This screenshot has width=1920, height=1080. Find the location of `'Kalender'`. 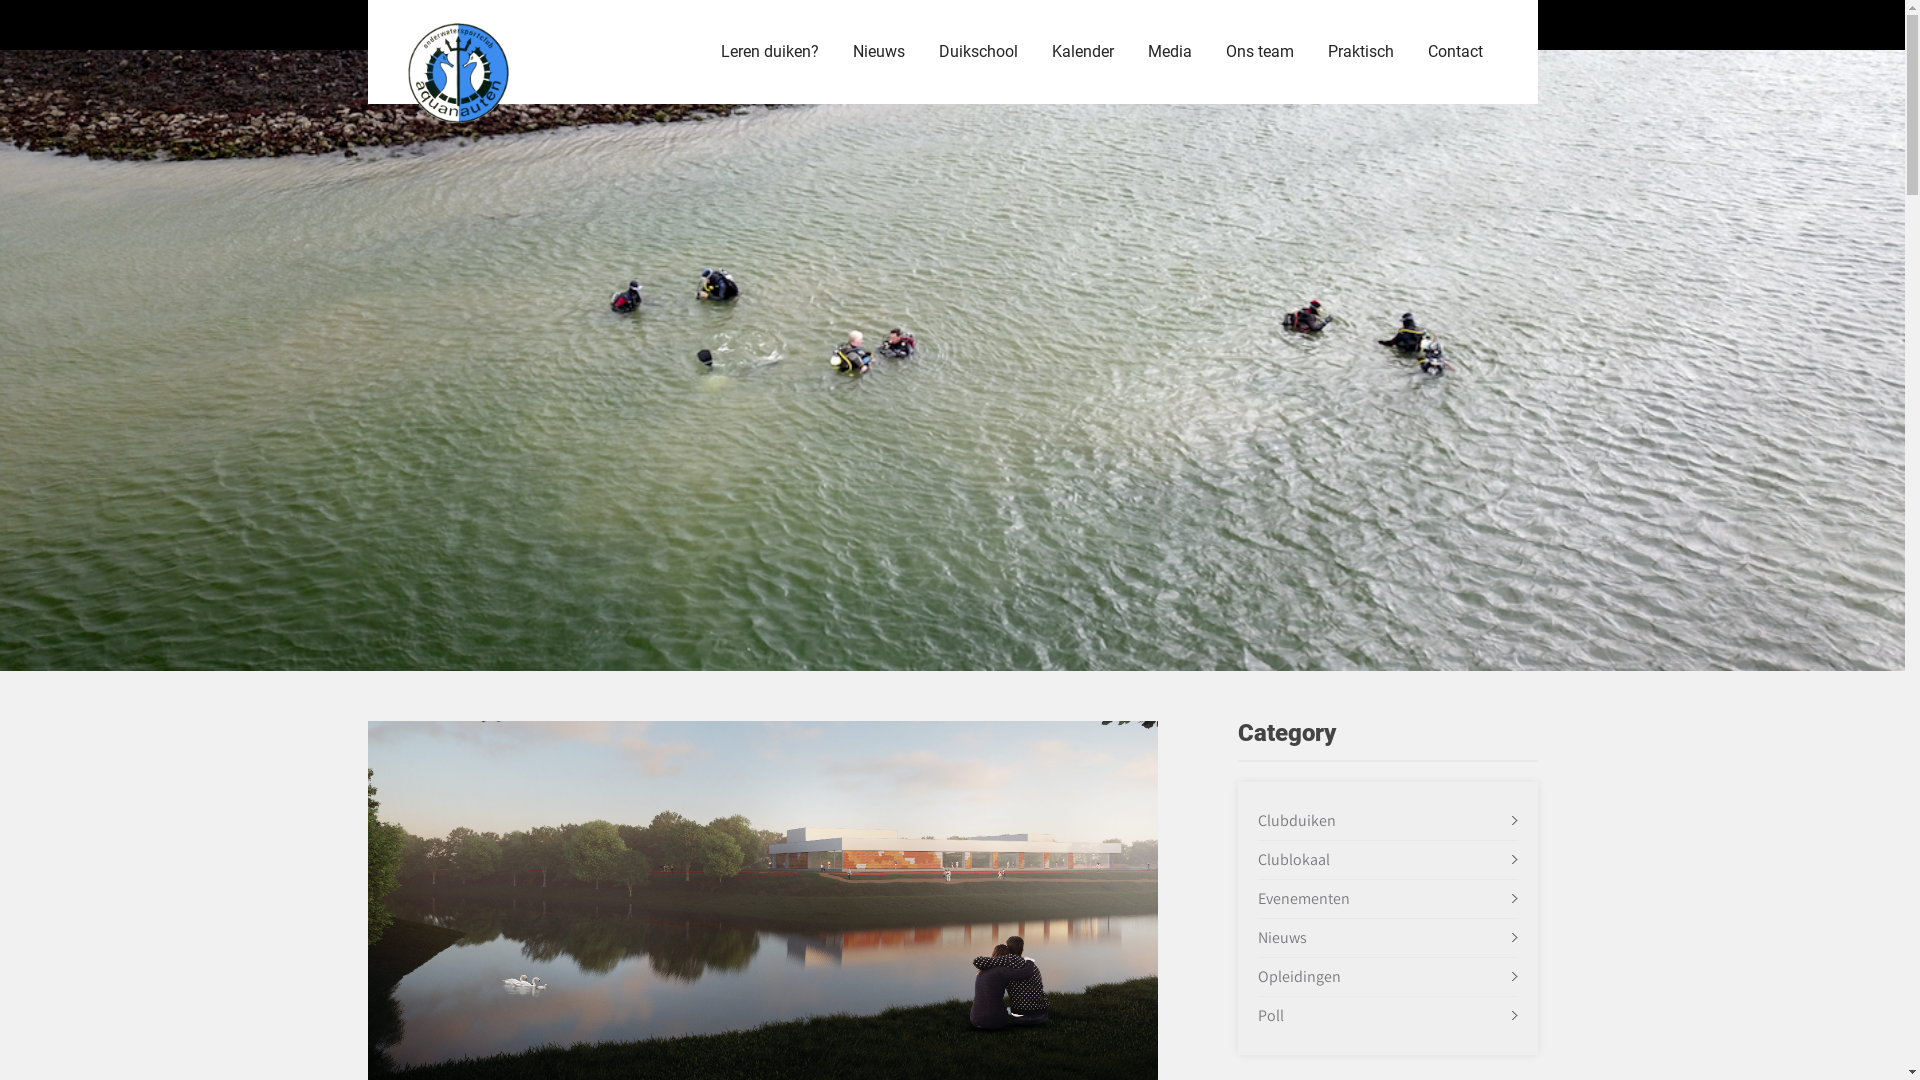

'Kalender' is located at coordinates (1080, 50).